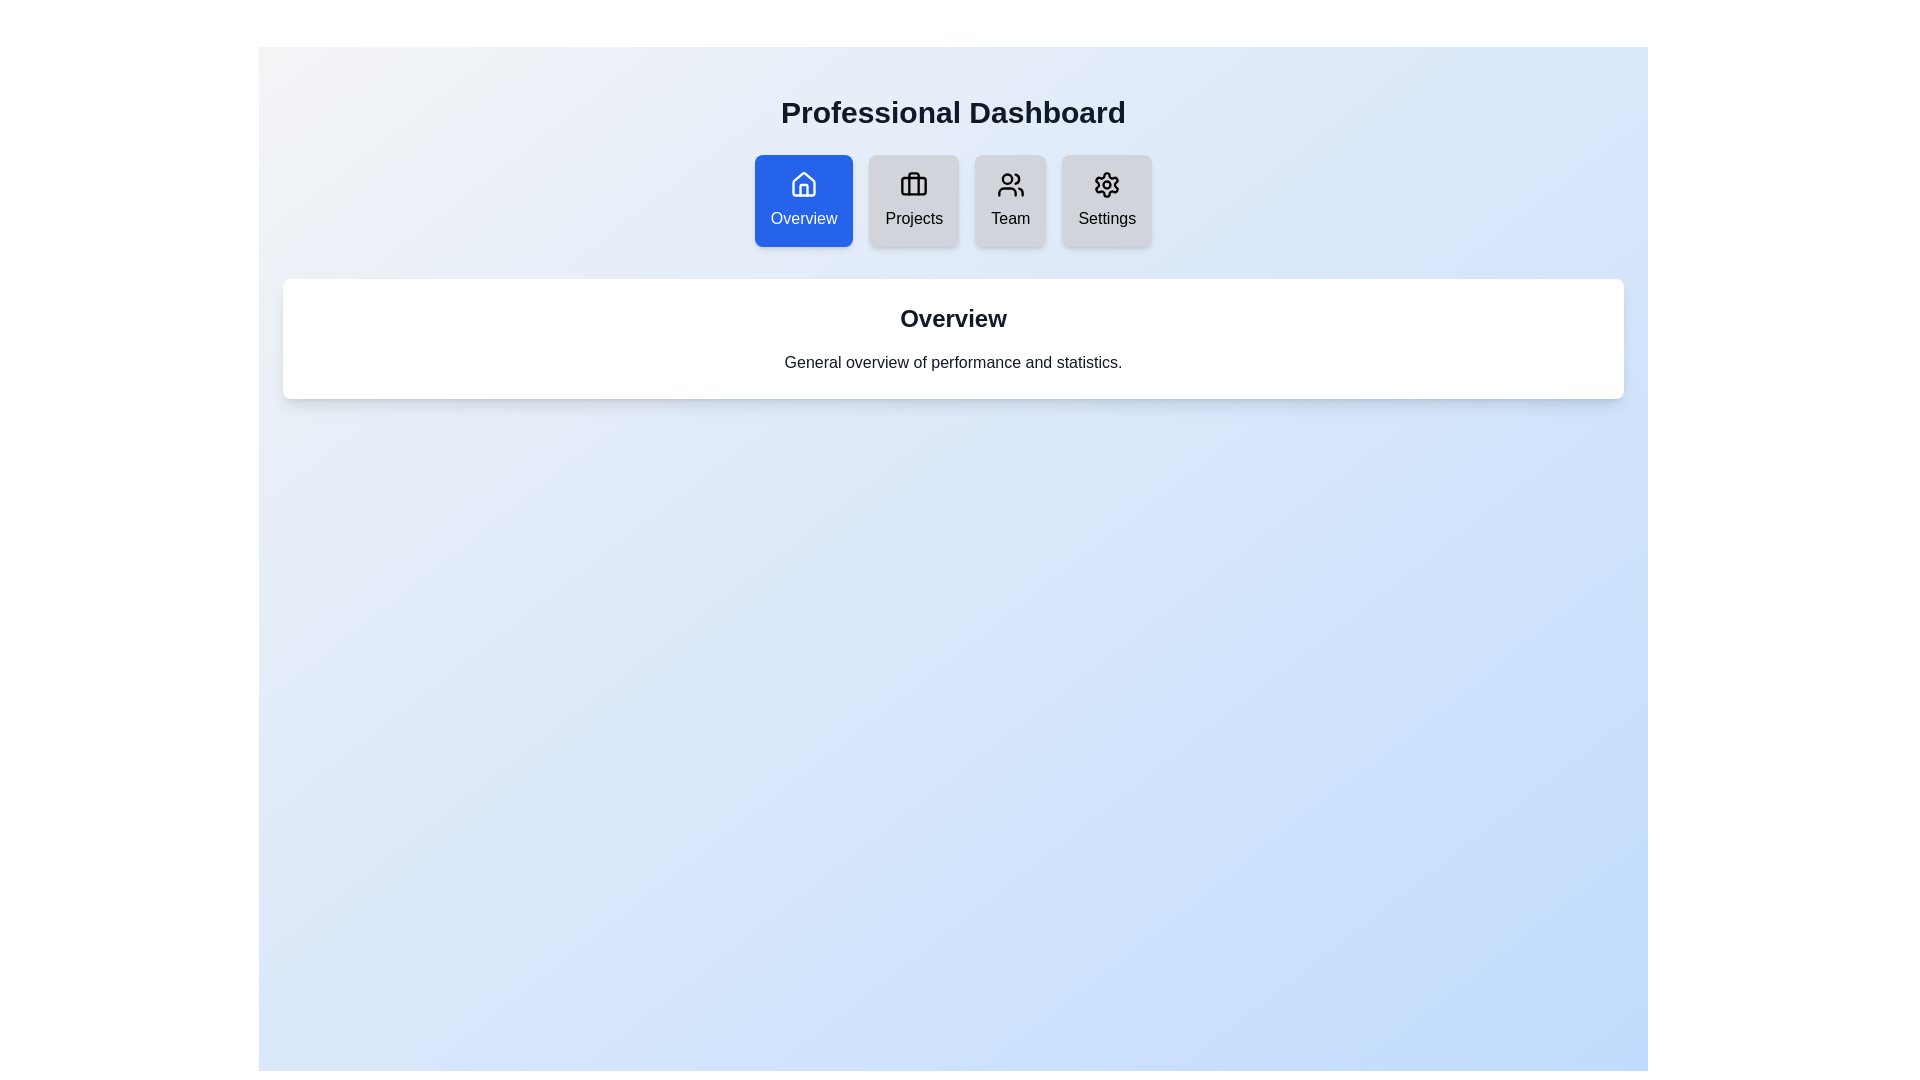  Describe the element at coordinates (1010, 200) in the screenshot. I see `the tab labeled Team to observe its visual effects` at that location.